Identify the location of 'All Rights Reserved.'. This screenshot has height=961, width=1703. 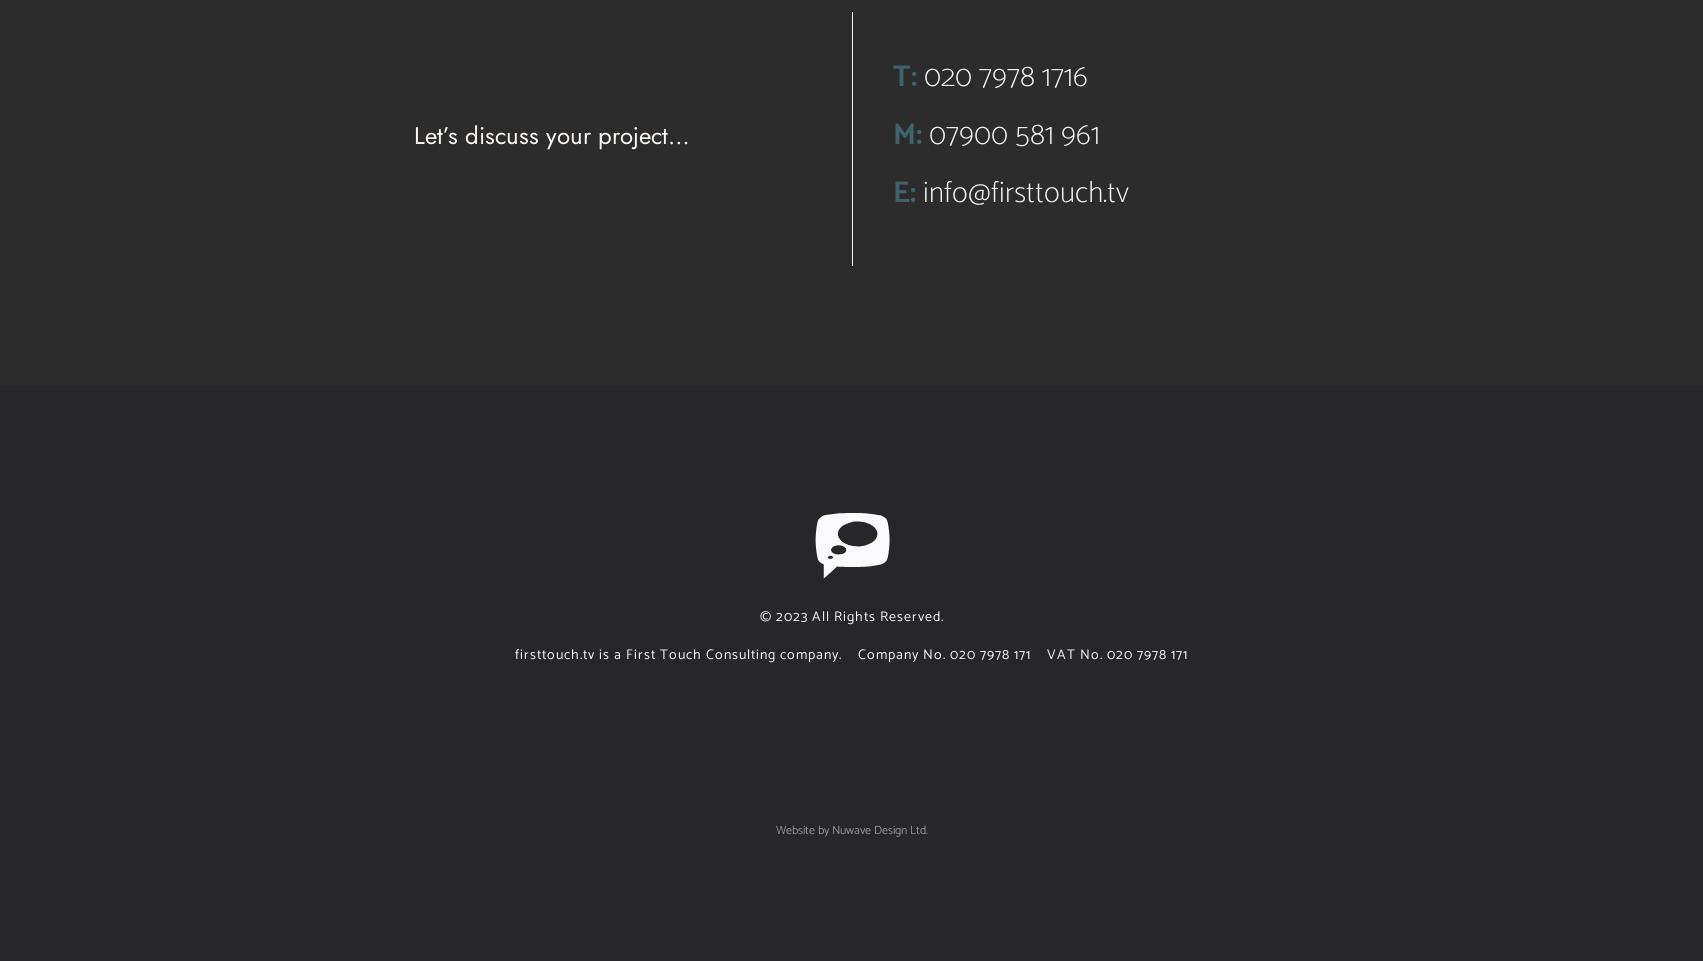
(876, 617).